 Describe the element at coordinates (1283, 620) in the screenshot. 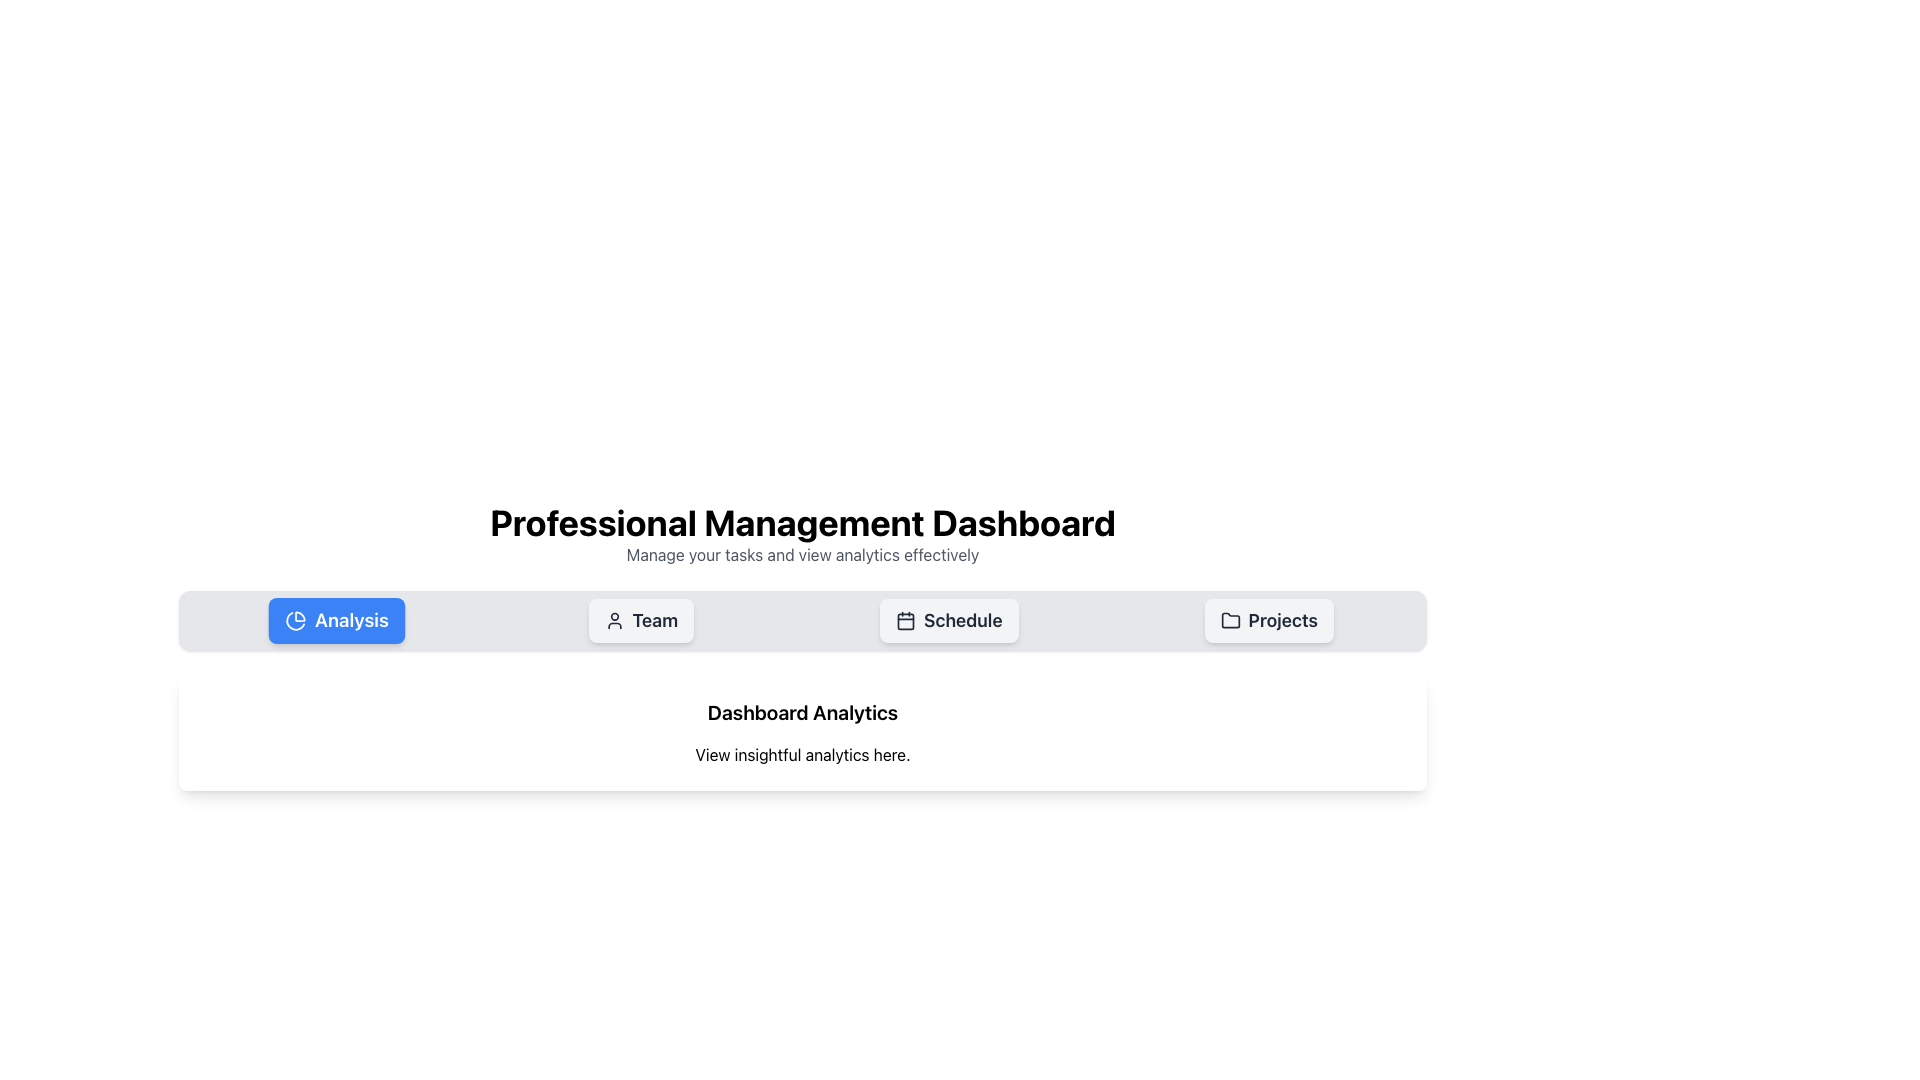

I see `the text content of the 'Projects' text label, which is the right-most button in the navigation group, styled in bold with a light gray background and rounded edges` at that location.